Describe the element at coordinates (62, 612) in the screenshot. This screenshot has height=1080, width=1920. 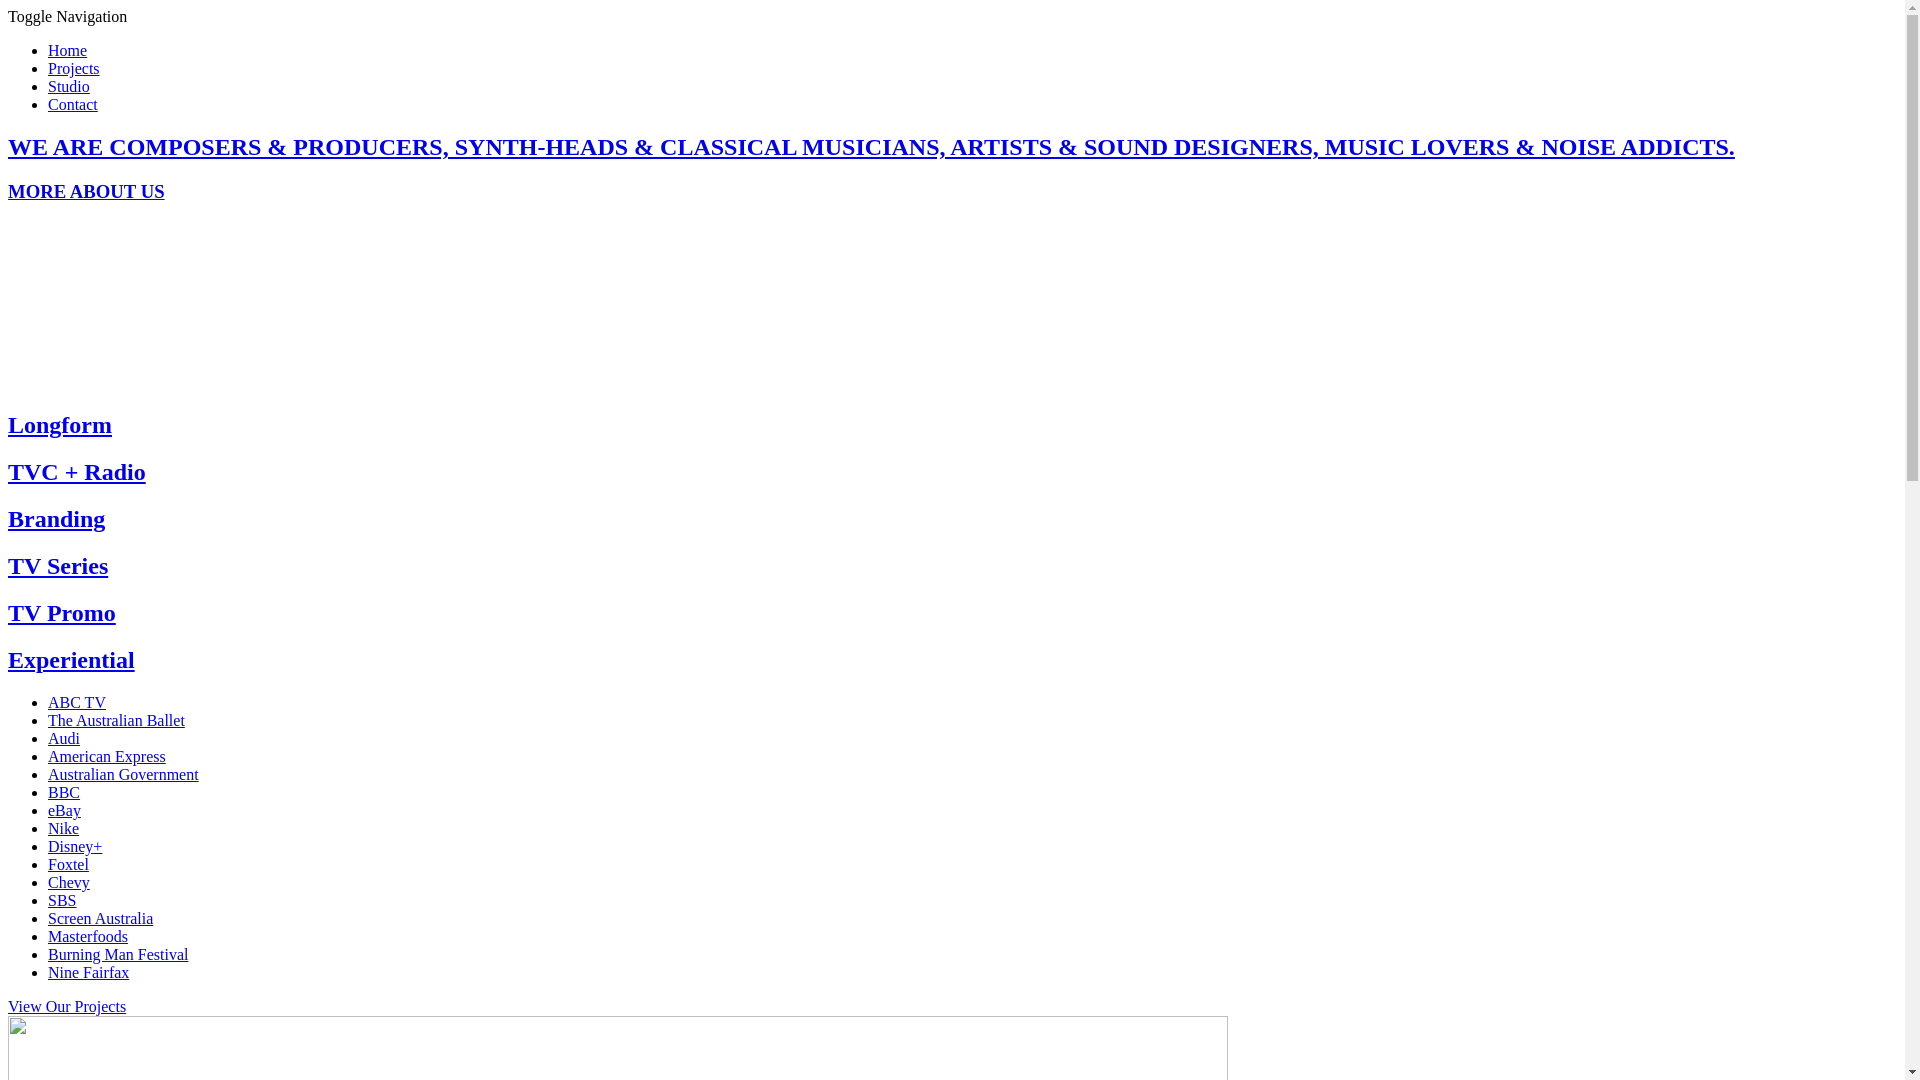
I see `'TV Promo'` at that location.